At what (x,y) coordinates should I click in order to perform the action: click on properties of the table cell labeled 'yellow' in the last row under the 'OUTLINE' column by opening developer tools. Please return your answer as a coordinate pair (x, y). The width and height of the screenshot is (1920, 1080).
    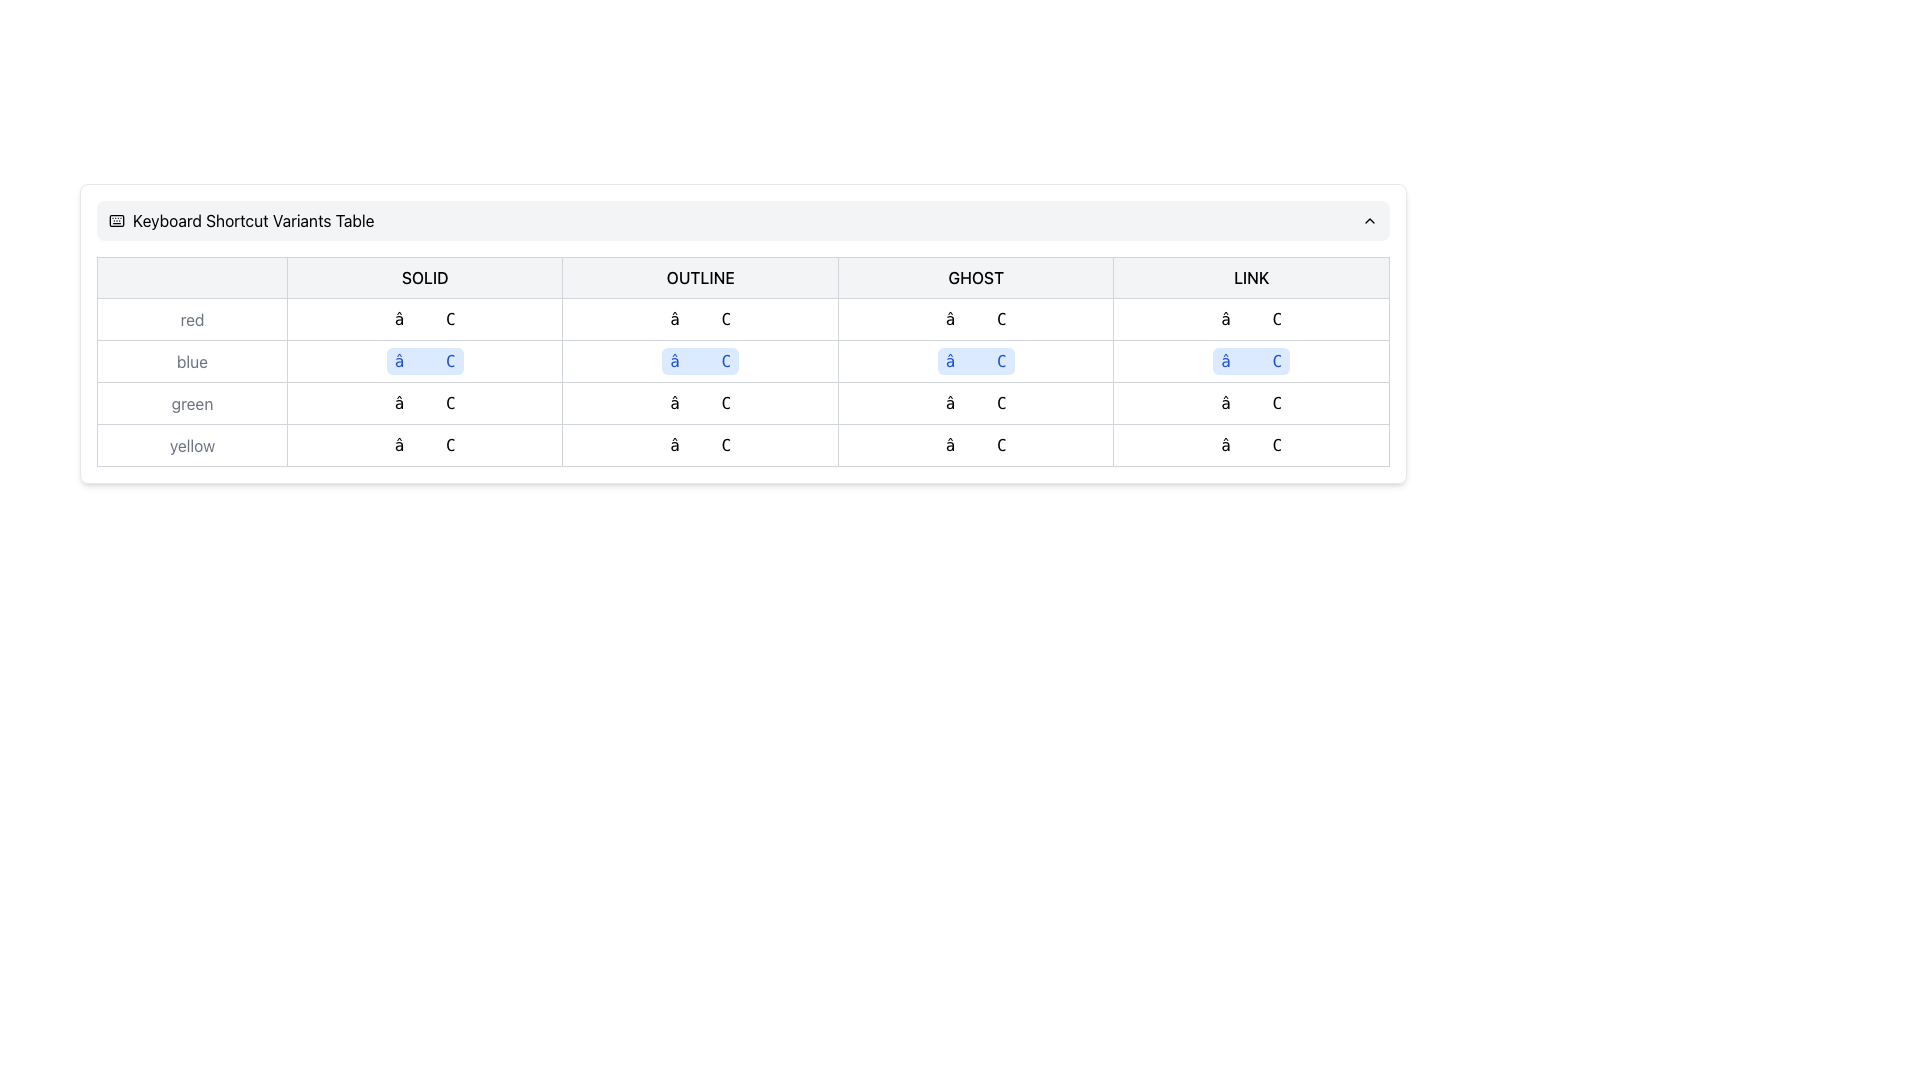
    Looking at the image, I should click on (742, 444).